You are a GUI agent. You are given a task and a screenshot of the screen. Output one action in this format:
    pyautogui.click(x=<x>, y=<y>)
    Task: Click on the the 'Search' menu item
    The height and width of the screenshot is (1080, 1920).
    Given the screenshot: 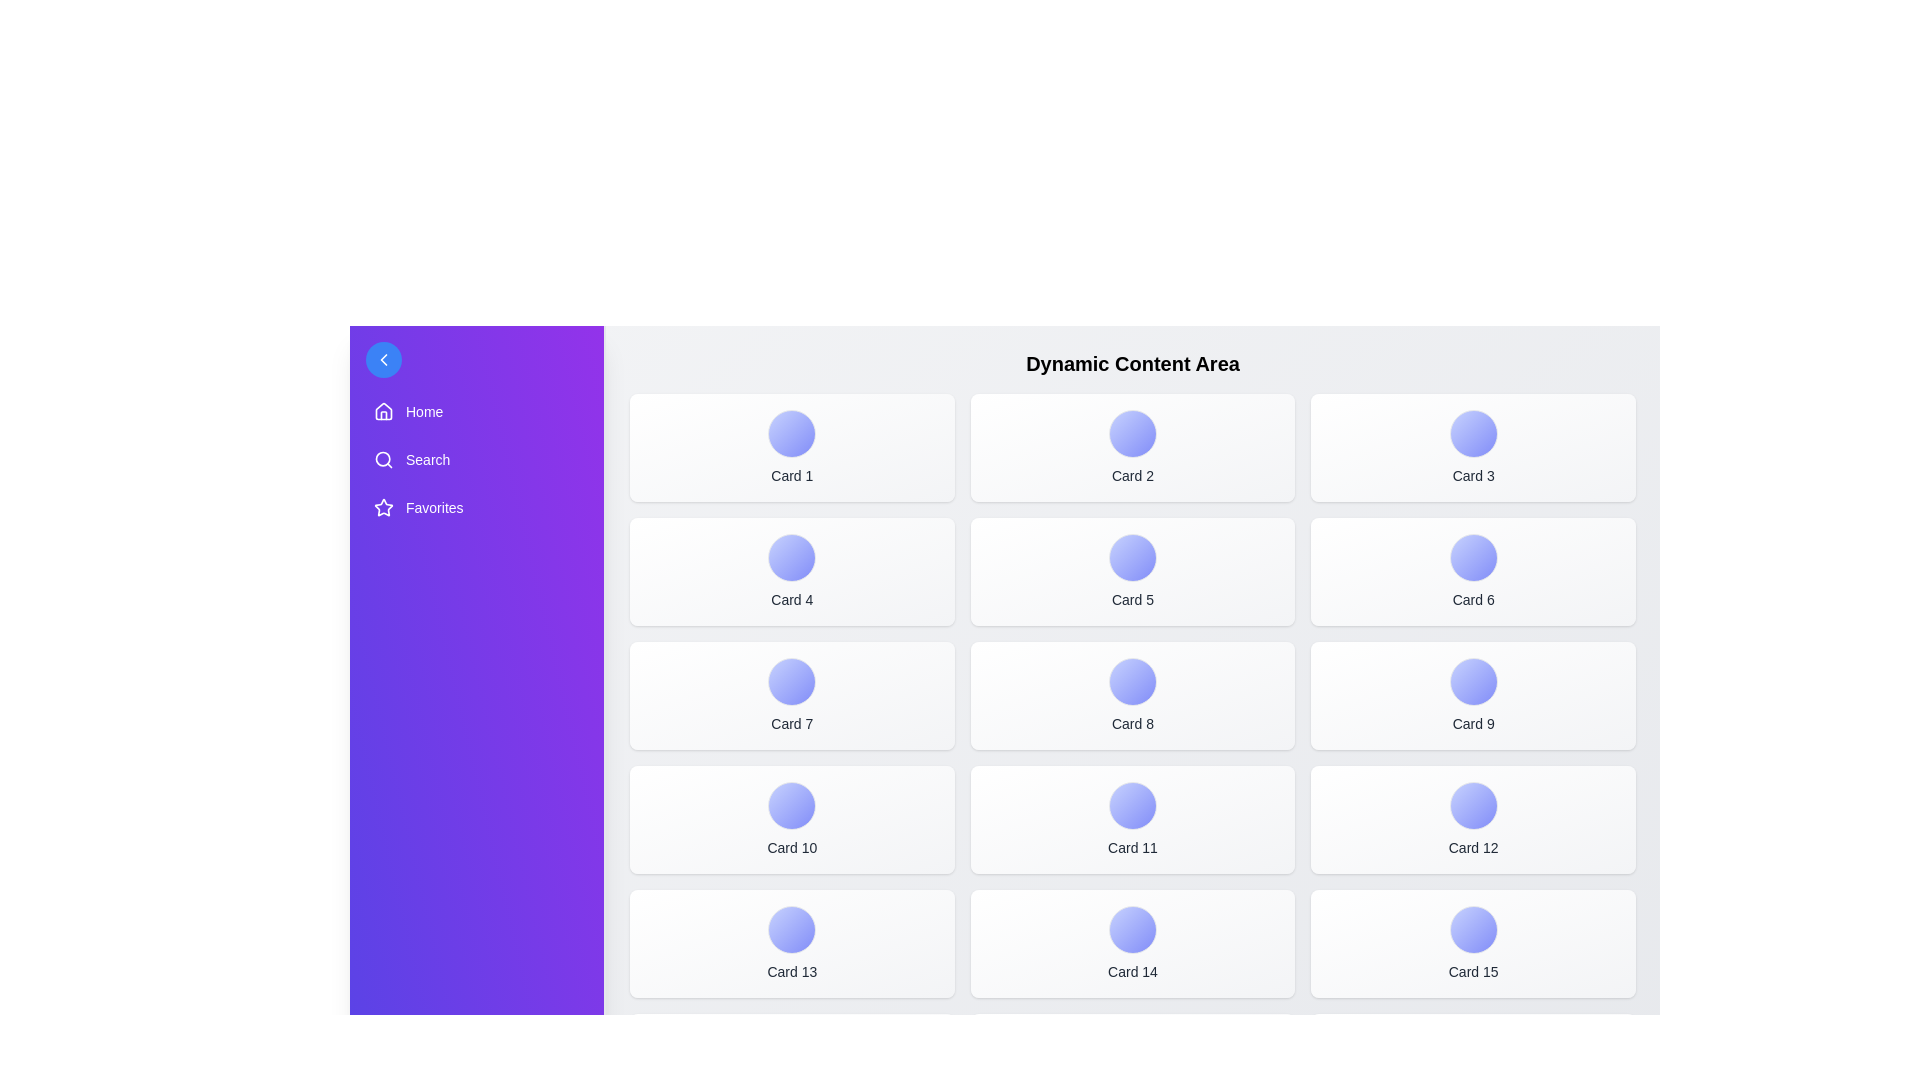 What is the action you would take?
    pyautogui.click(x=475, y=459)
    